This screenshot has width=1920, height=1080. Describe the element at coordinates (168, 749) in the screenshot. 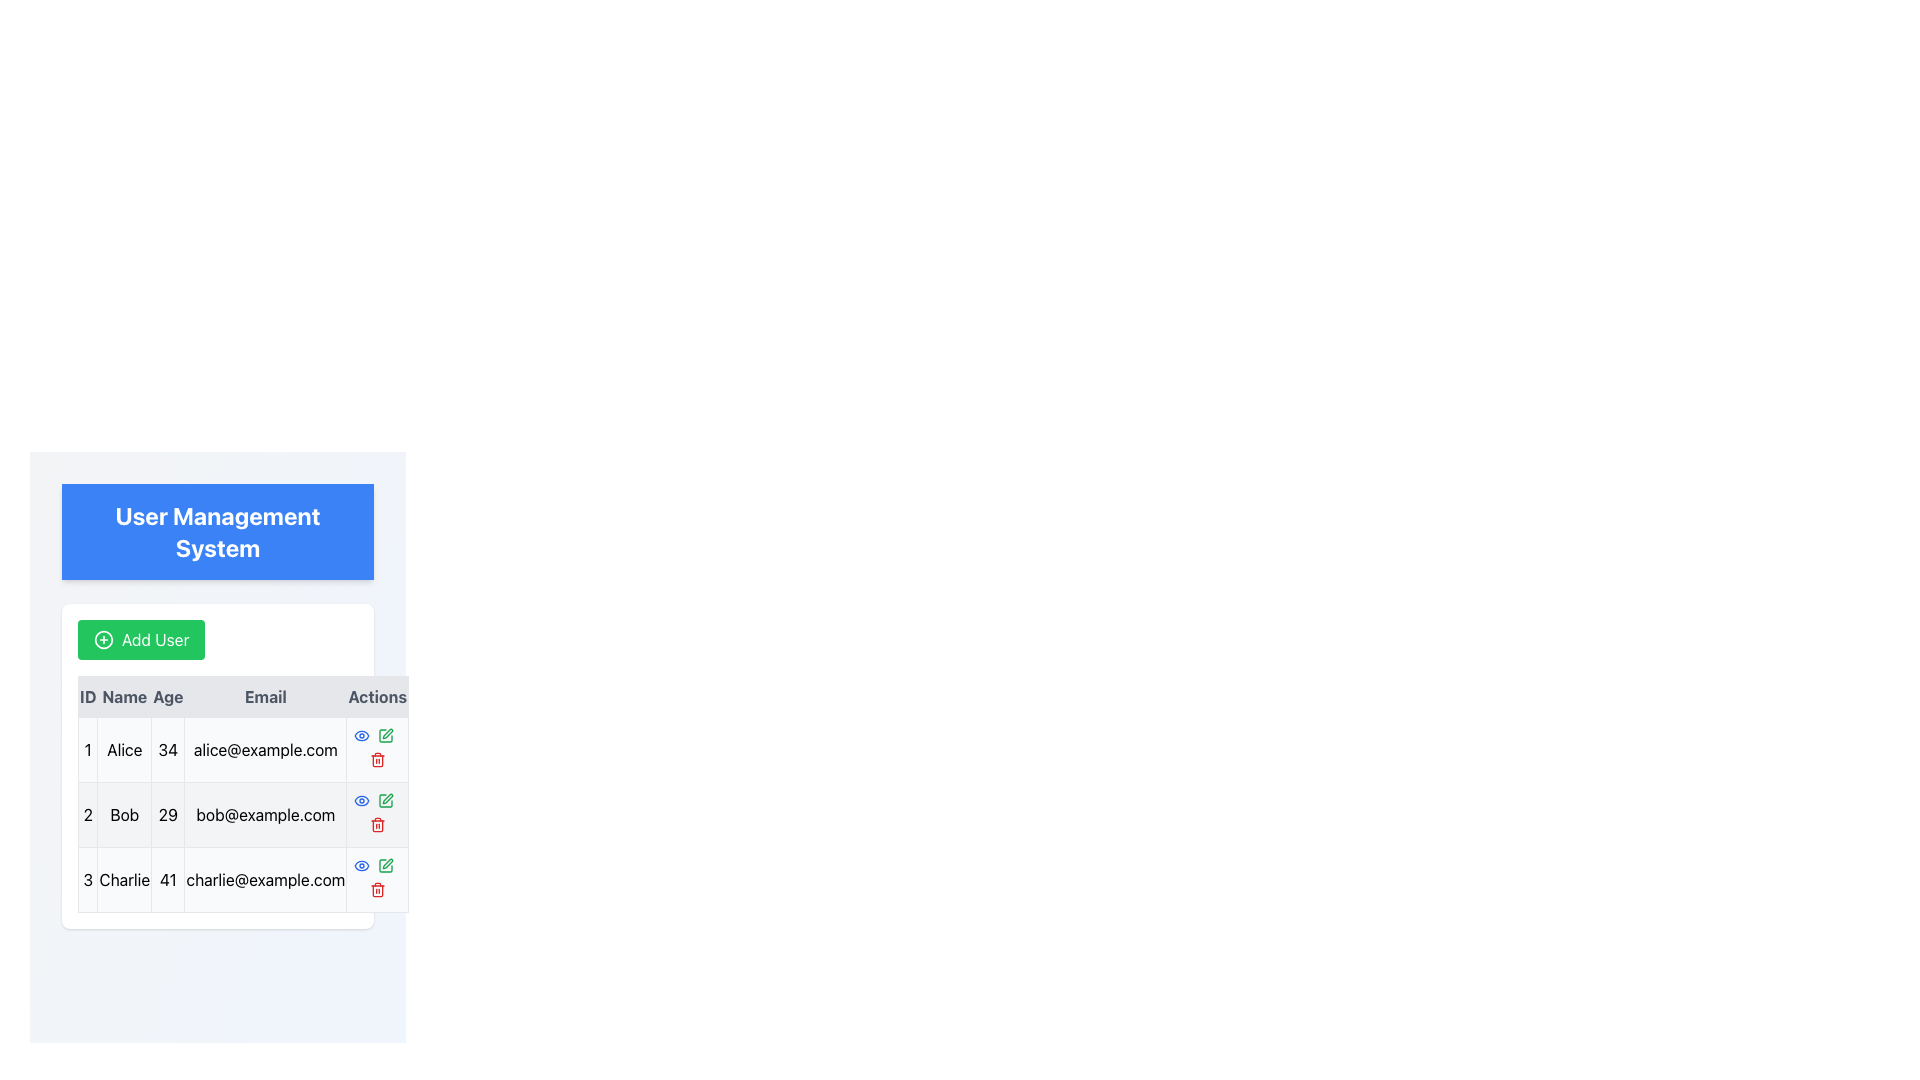

I see `the static text element displaying the age value '34' for the user 'Alice' in the user management table, located in the third column under the 'Age' header` at that location.